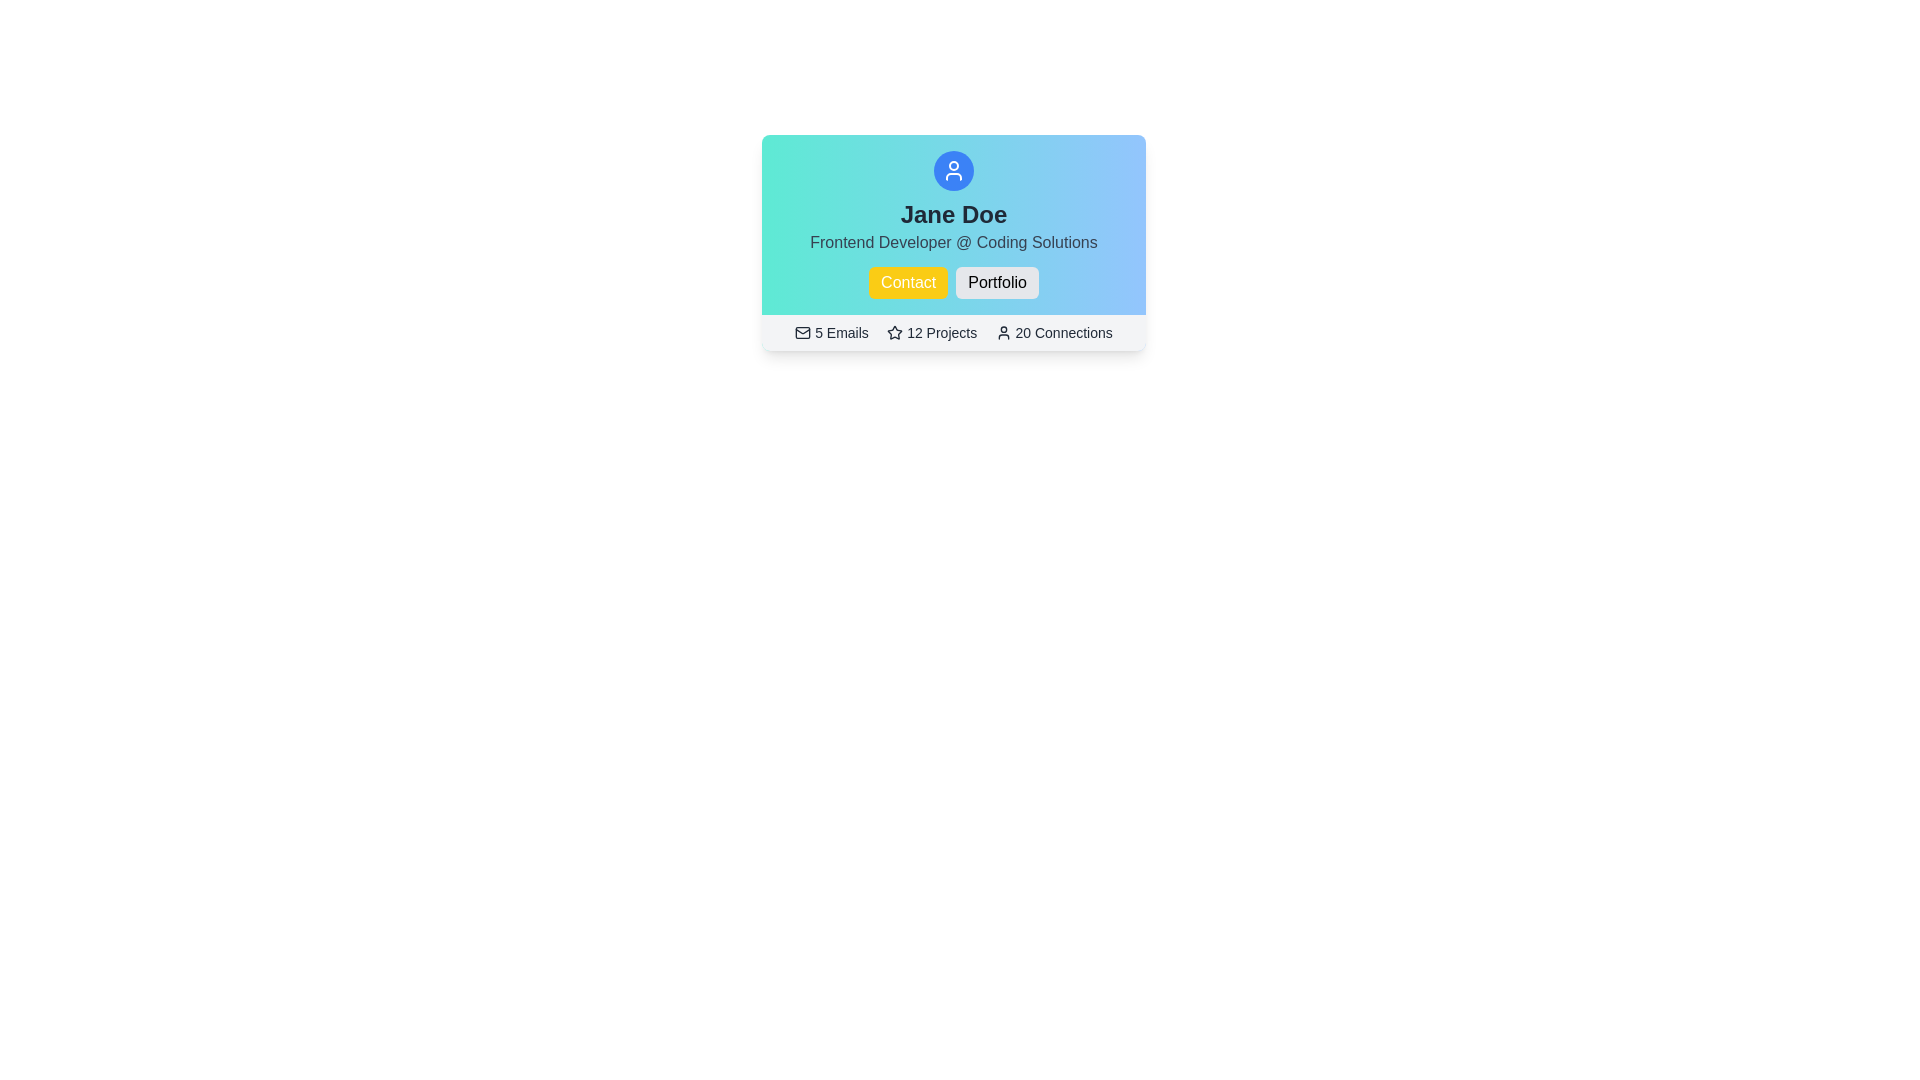 This screenshot has width=1920, height=1080. Describe the element at coordinates (831, 331) in the screenshot. I see `the text label displaying '5 Emails' with a mail icon, which is located in the first section on the left of a row containing three sections` at that location.